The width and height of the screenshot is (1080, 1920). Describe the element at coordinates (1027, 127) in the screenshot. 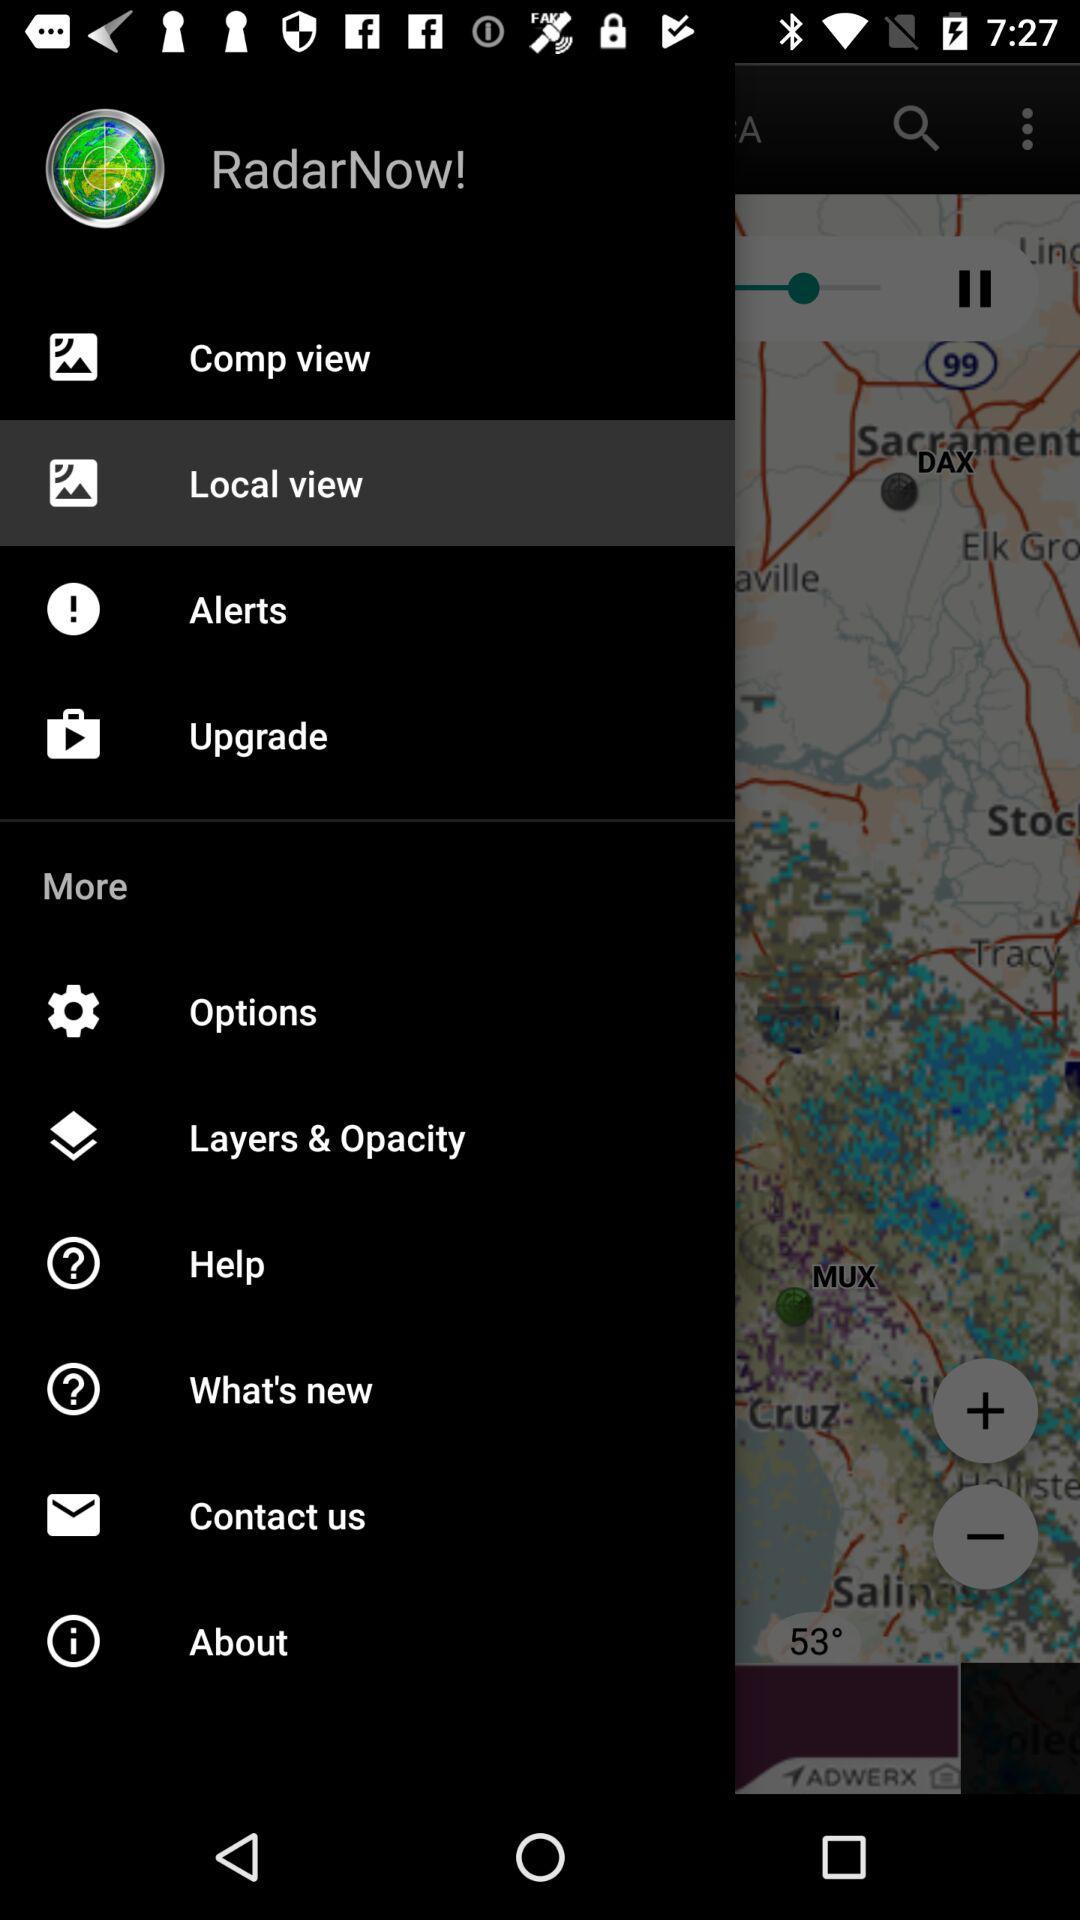

I see `the more icon` at that location.